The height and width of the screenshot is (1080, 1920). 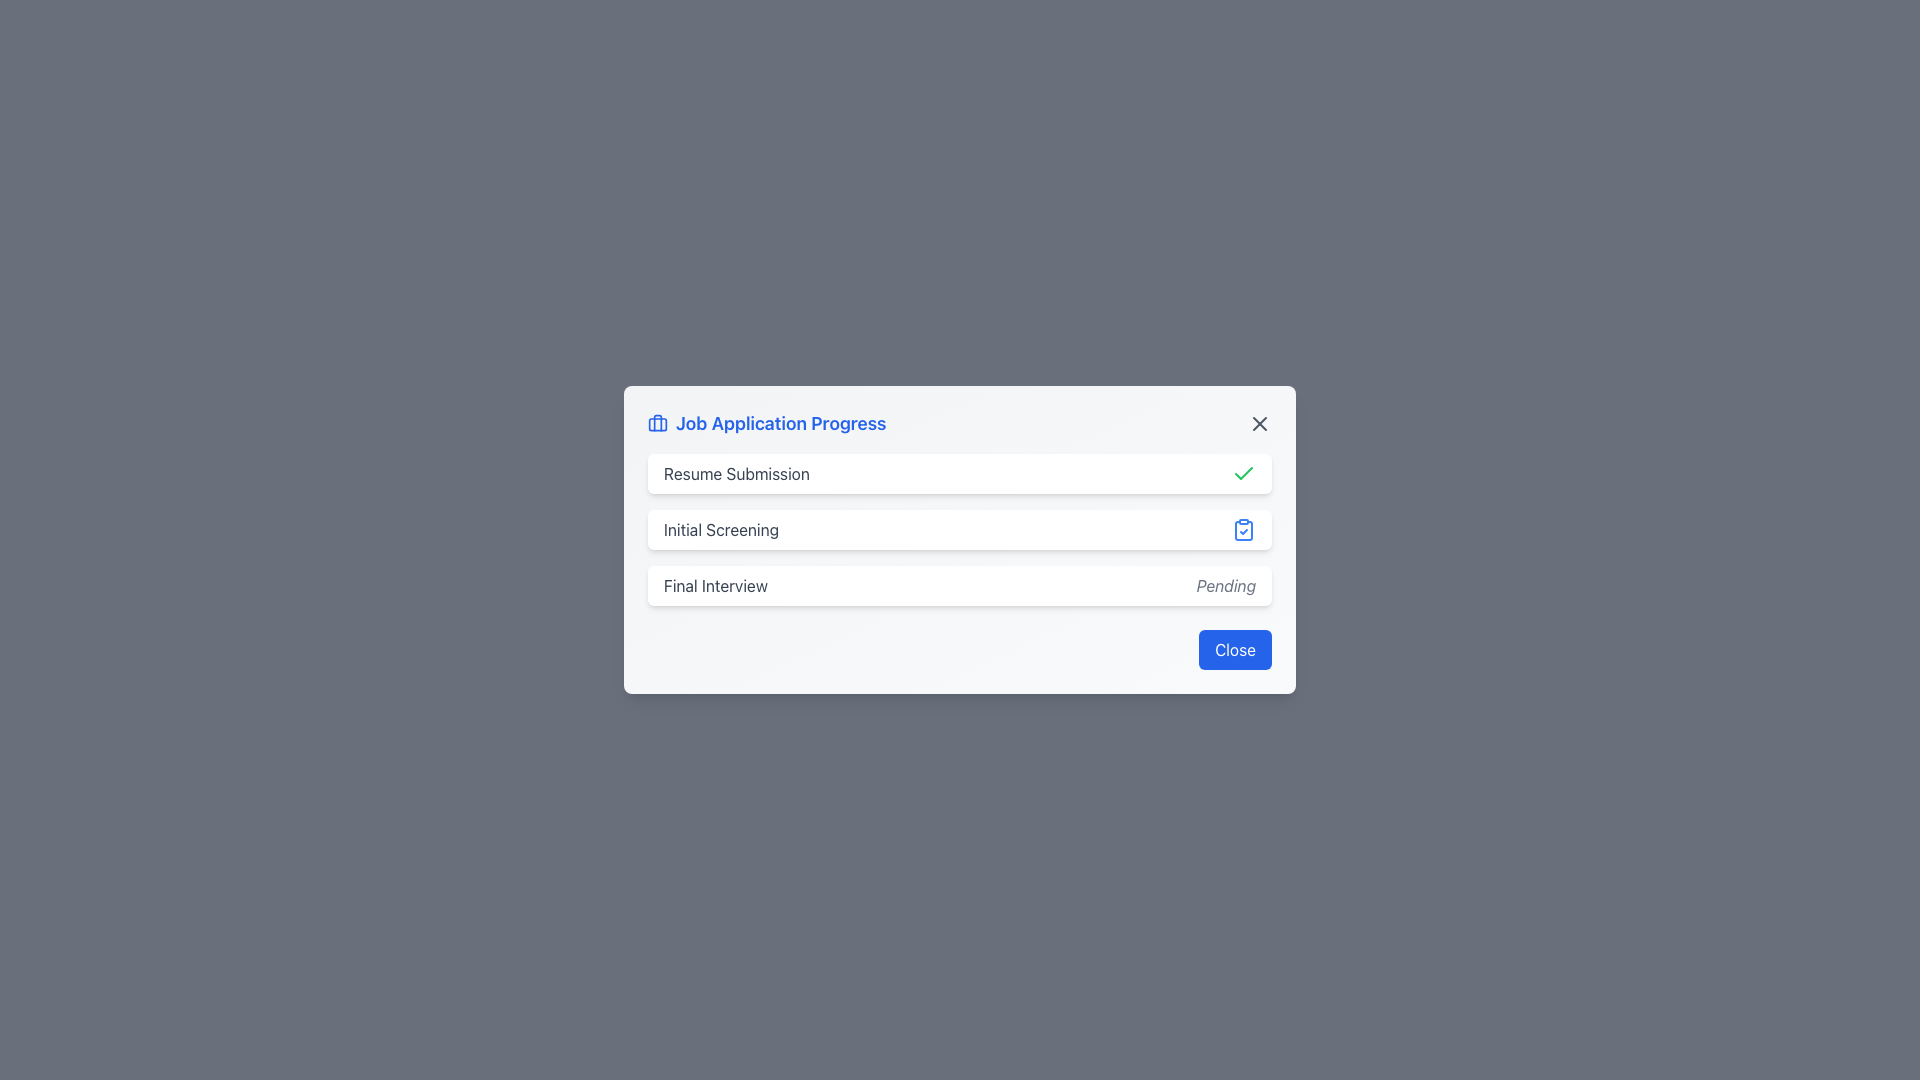 I want to click on the blue clipboard icon with a checkmark, which is positioned to the right of the 'Initial Screening' text, indicating its active state within the interface, so click(x=1242, y=528).